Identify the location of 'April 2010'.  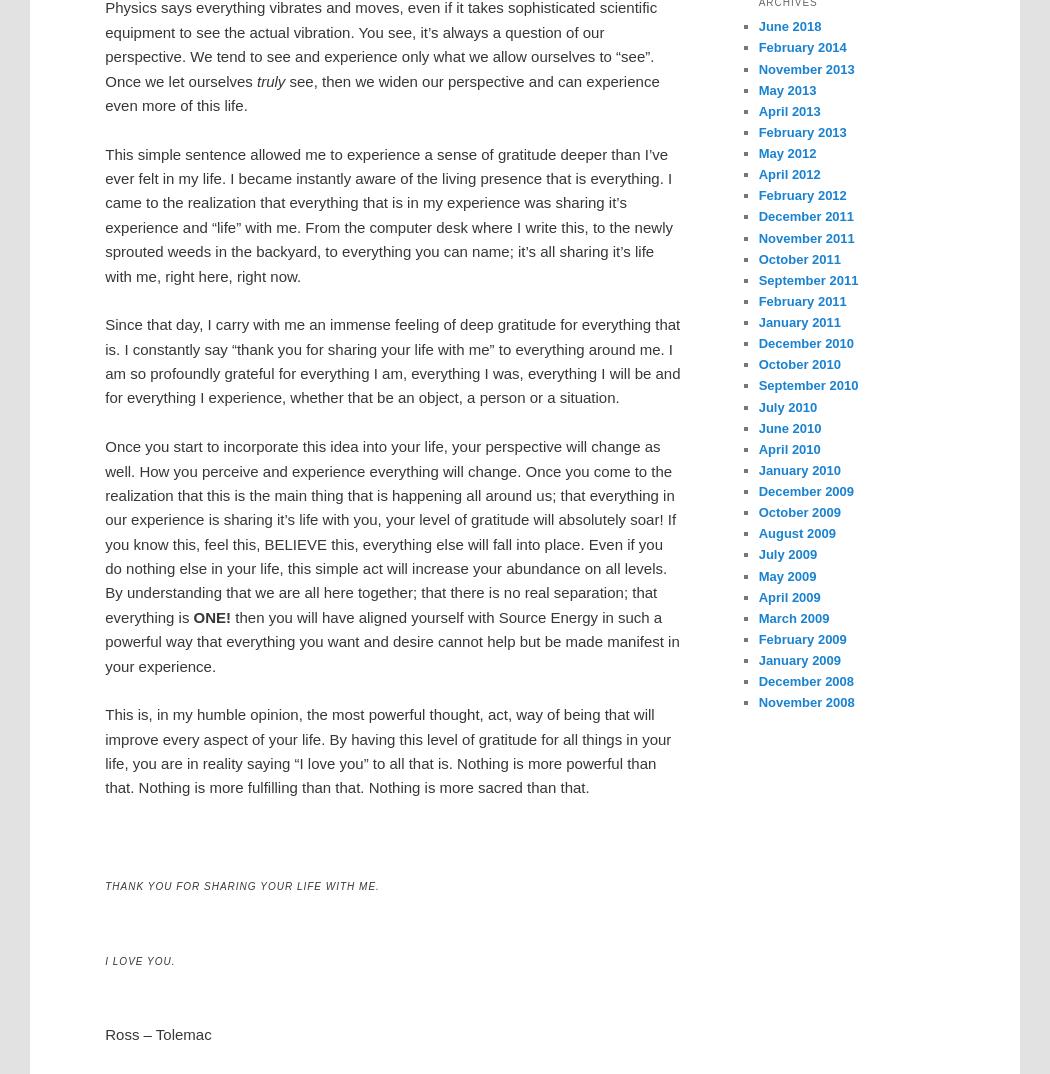
(757, 447).